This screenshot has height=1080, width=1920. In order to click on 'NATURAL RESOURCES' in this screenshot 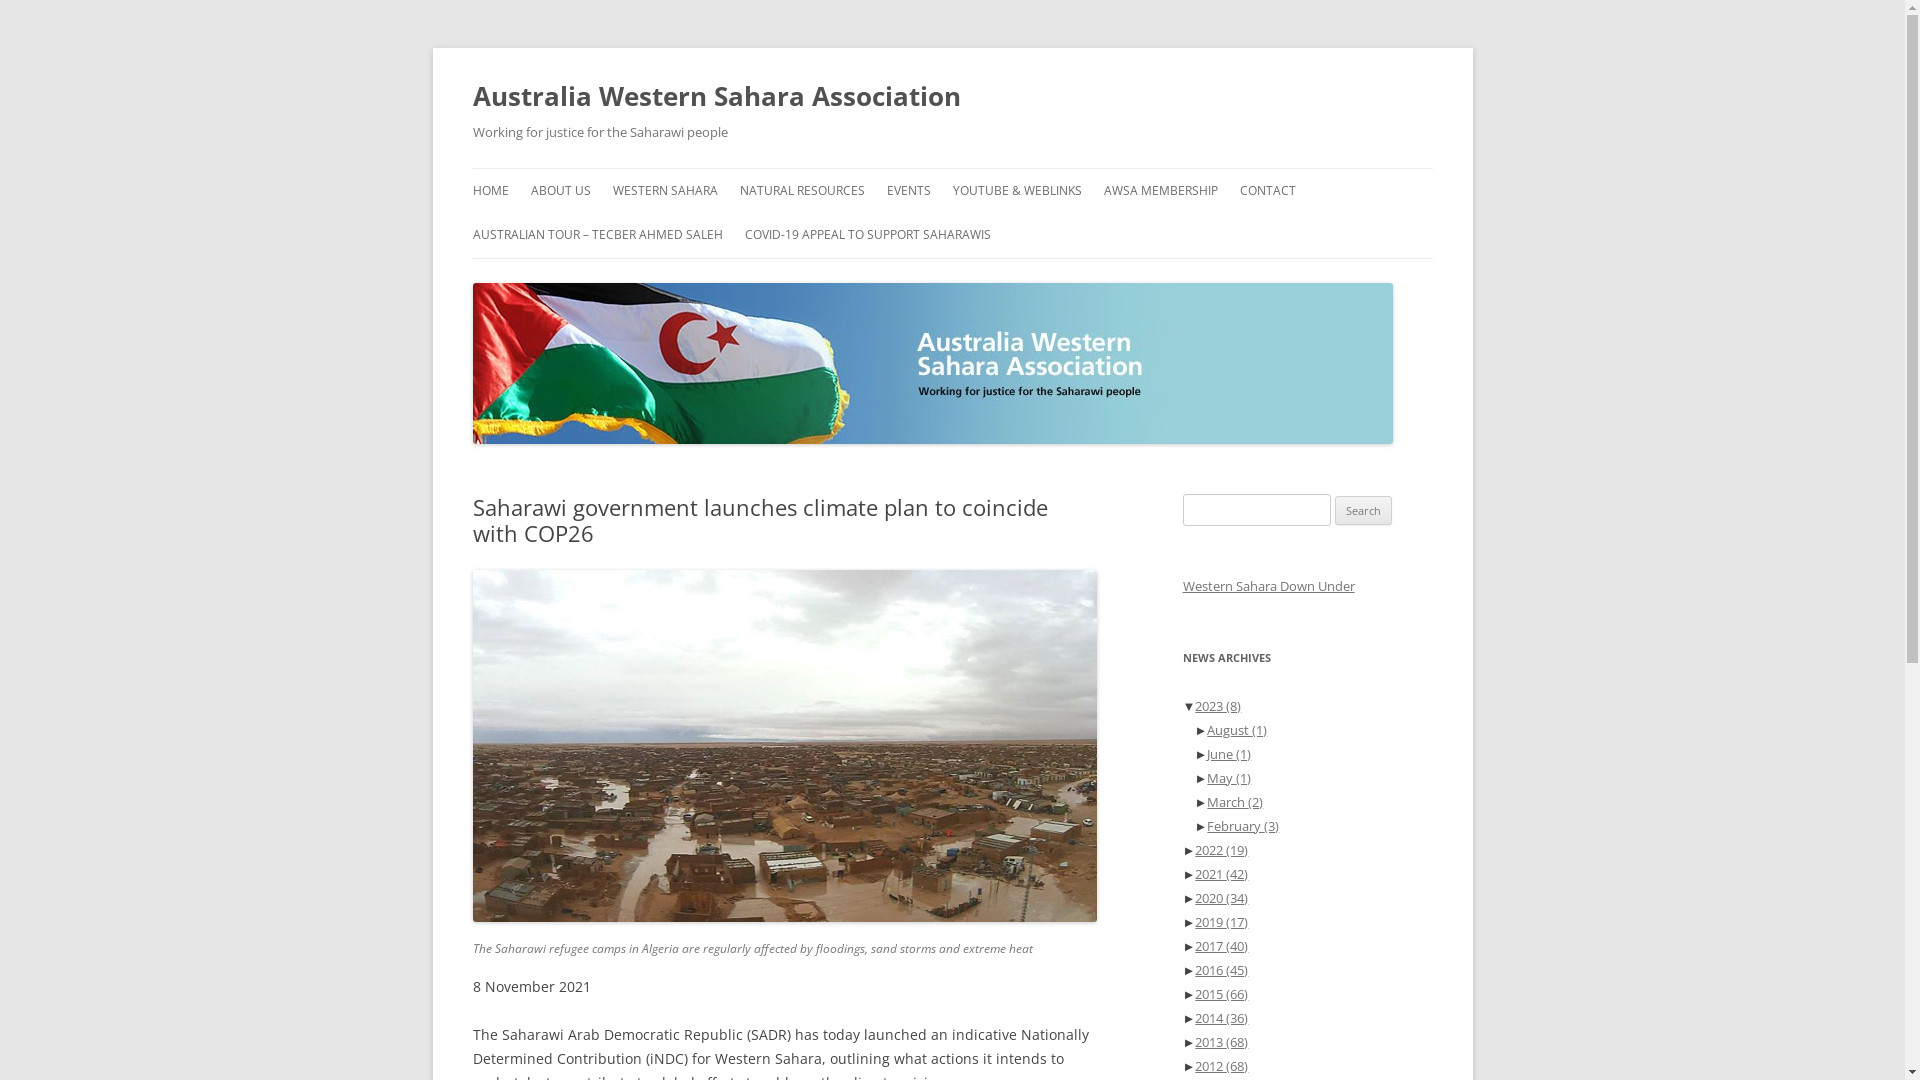, I will do `click(802, 191)`.